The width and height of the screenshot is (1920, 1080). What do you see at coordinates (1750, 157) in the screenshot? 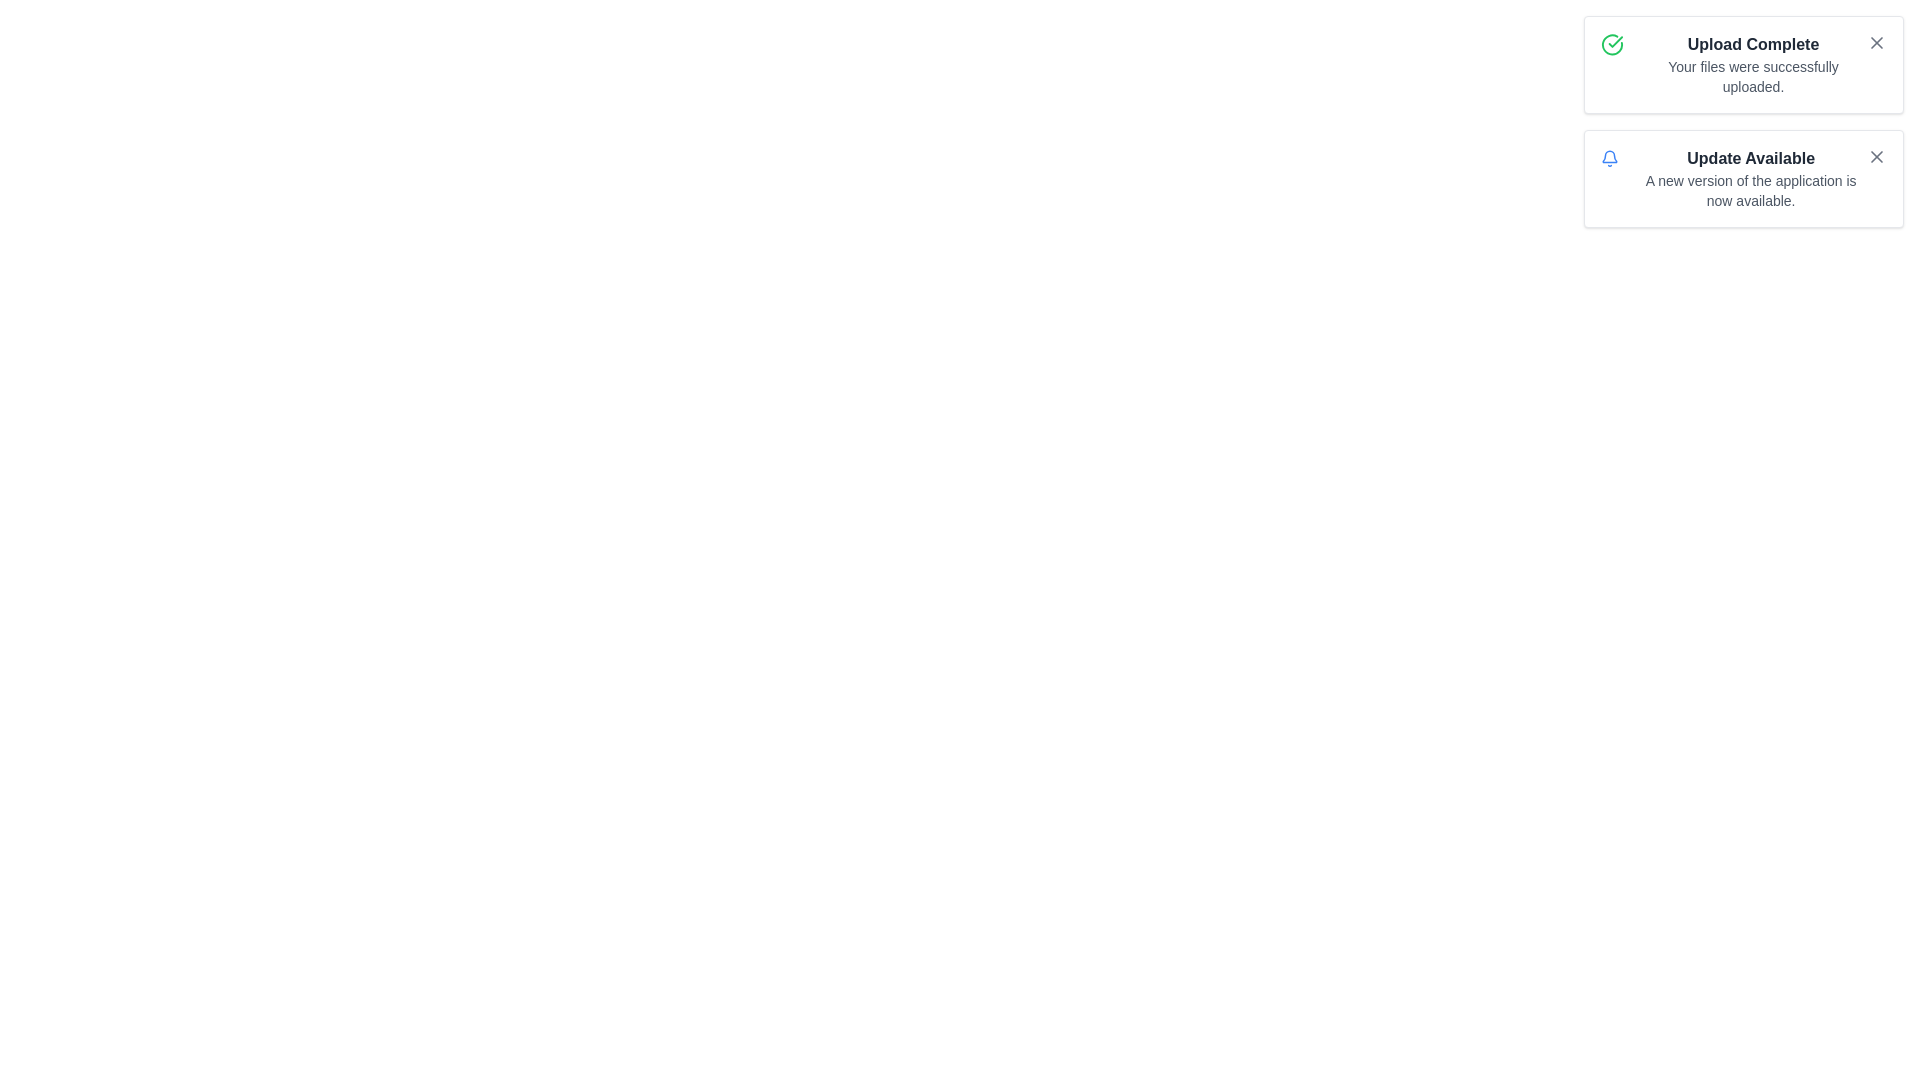
I see `the Text Display that shows 'Update Available', which is styled in bold dark gray font and serves as the title of the notification box` at bounding box center [1750, 157].